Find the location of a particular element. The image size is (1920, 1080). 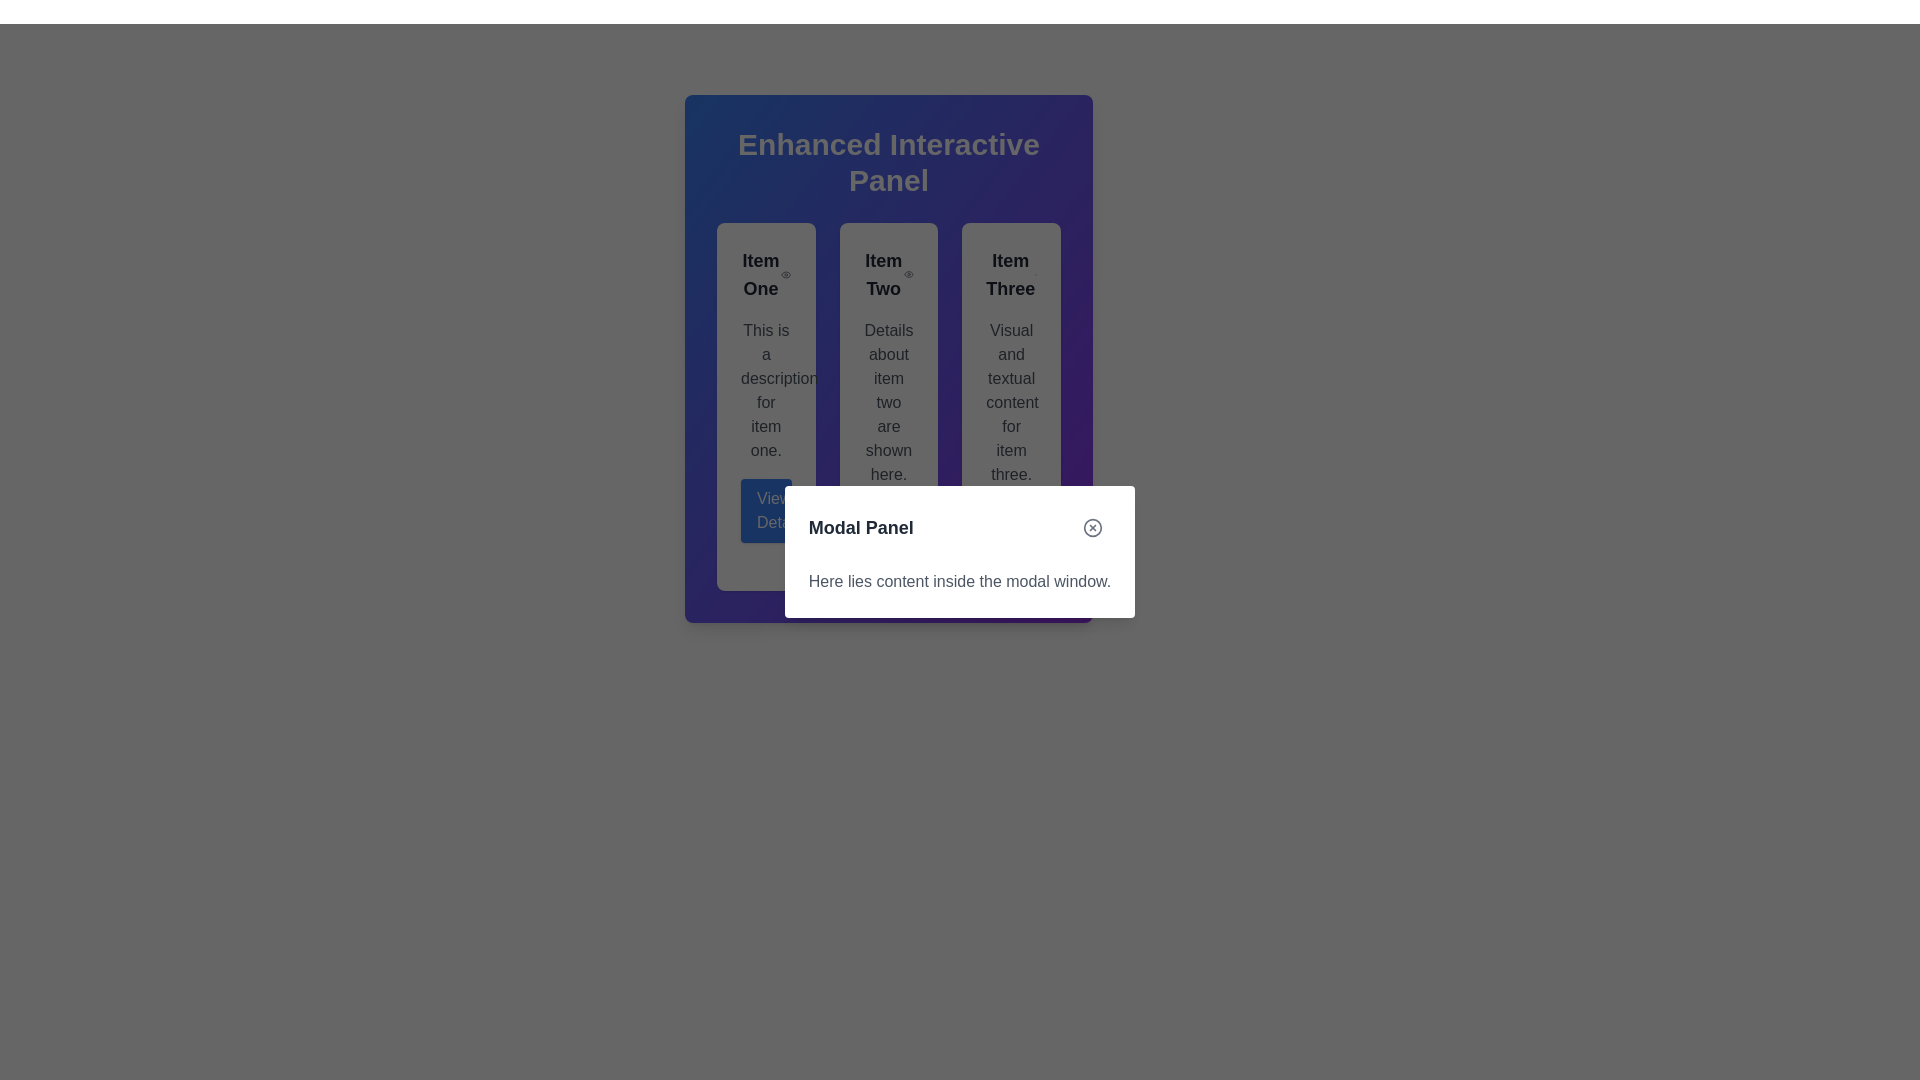

static text label that displays 'Here lies content inside the modal window.' positioned below the title 'Modal Panel' in the modal window is located at coordinates (960, 582).